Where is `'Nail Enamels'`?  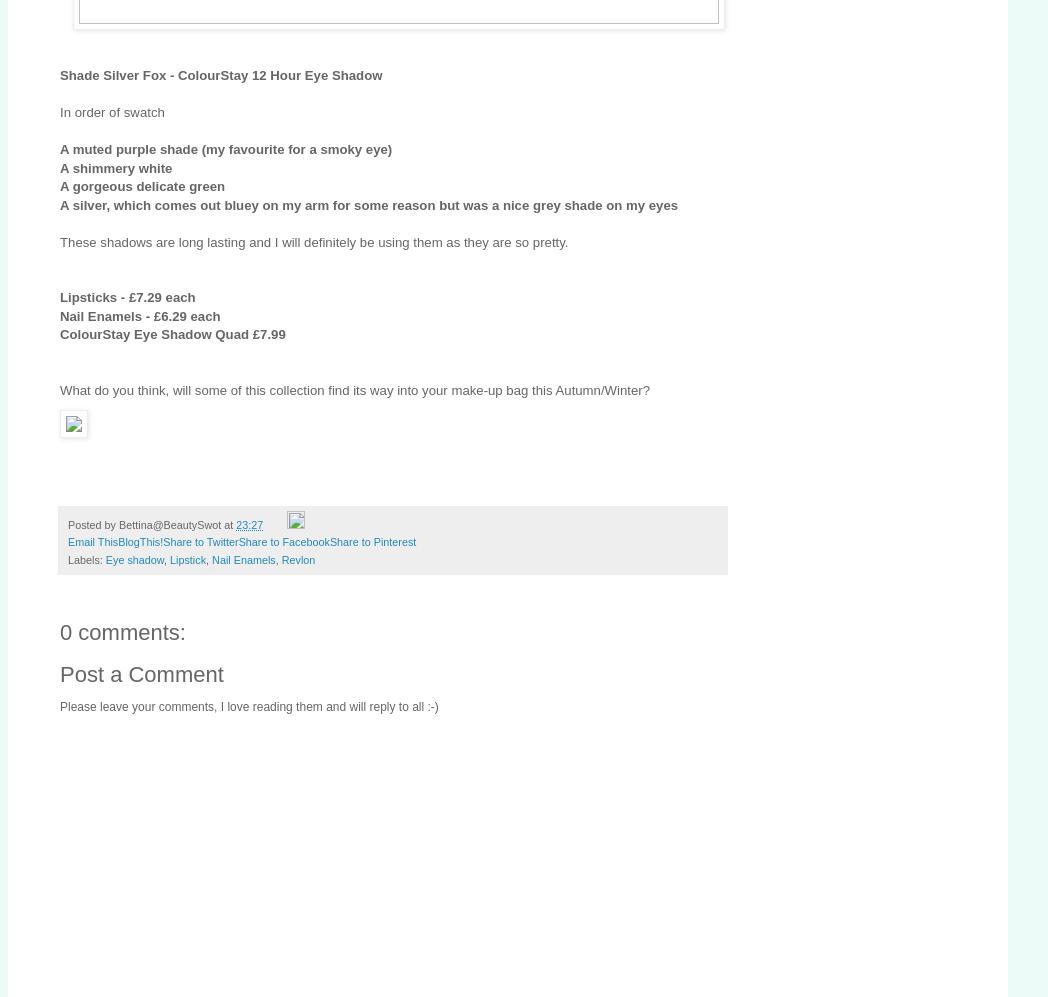
'Nail Enamels' is located at coordinates (243, 559).